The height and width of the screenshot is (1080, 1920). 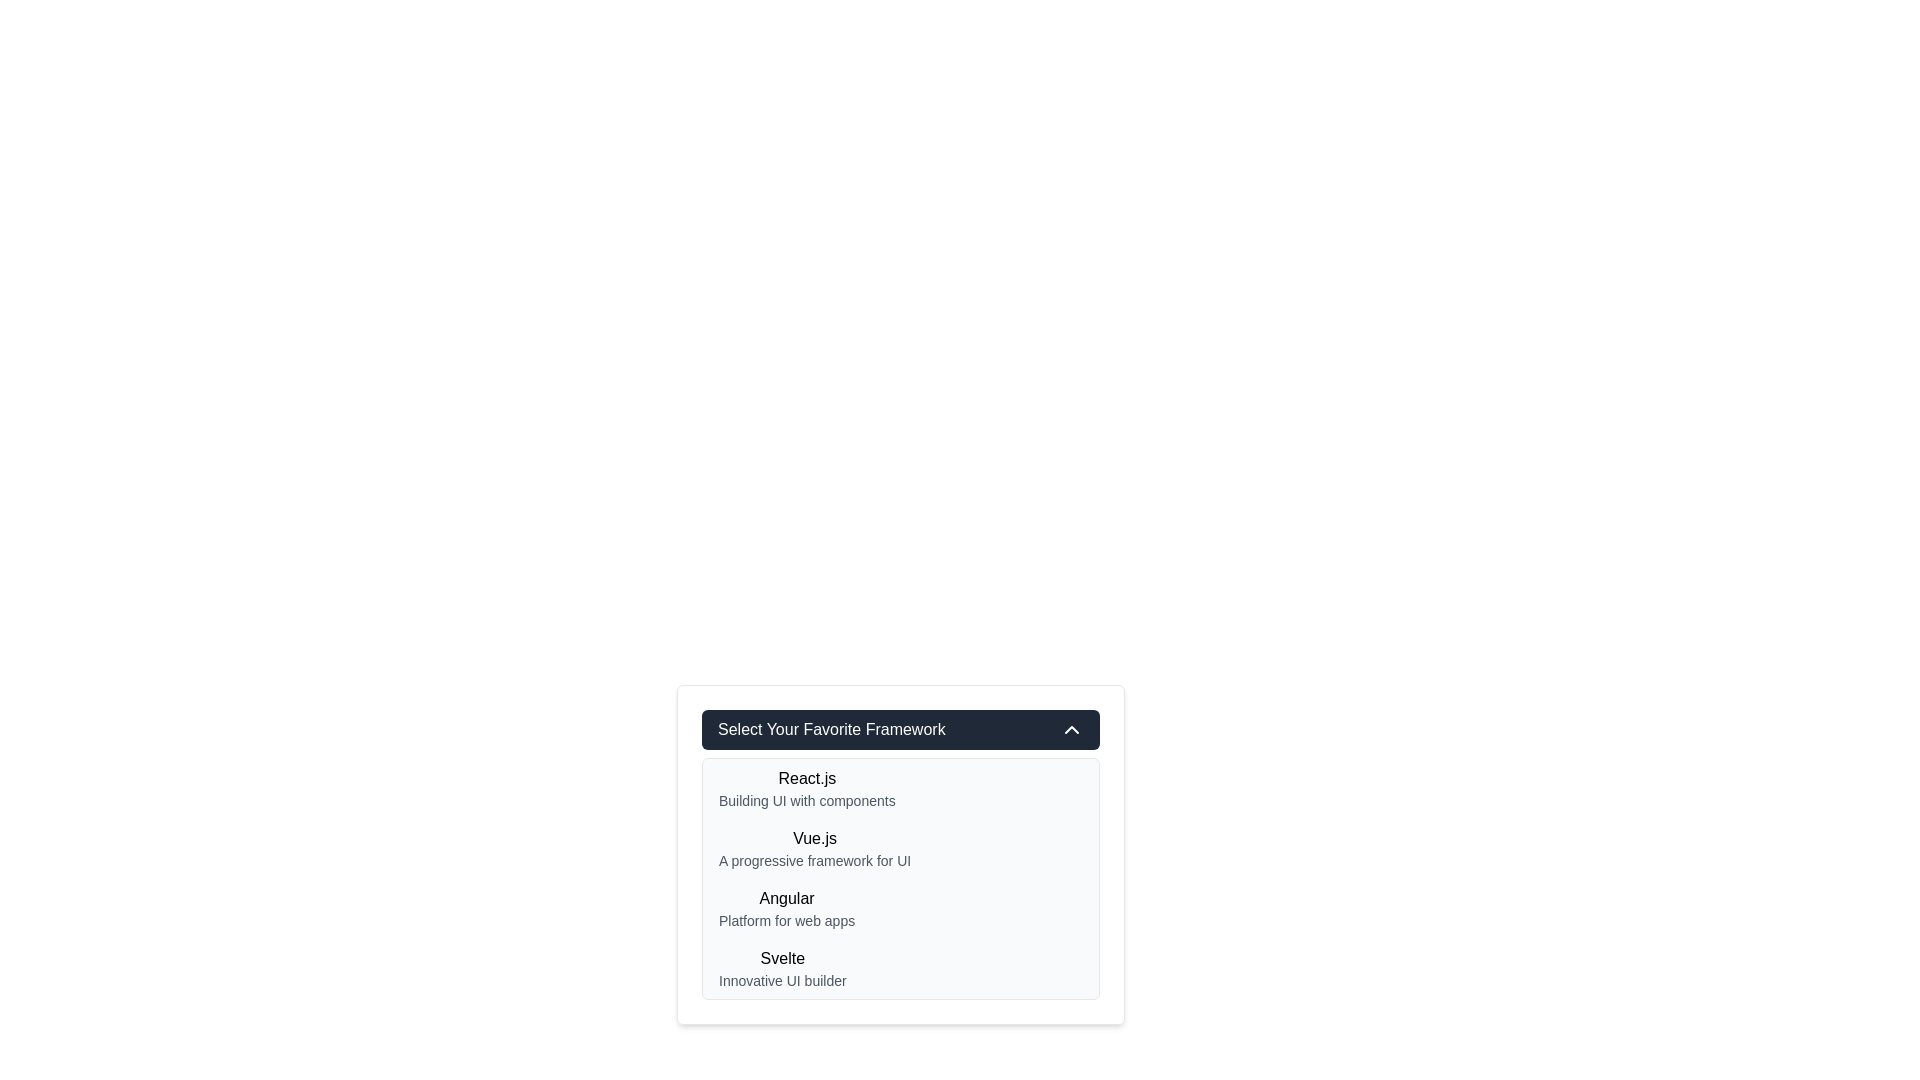 What do you see at coordinates (807, 788) in the screenshot?
I see `the first list item displaying 'React.js' with the subtitle 'Building UI with components' in the dropdown menu for framework options` at bounding box center [807, 788].